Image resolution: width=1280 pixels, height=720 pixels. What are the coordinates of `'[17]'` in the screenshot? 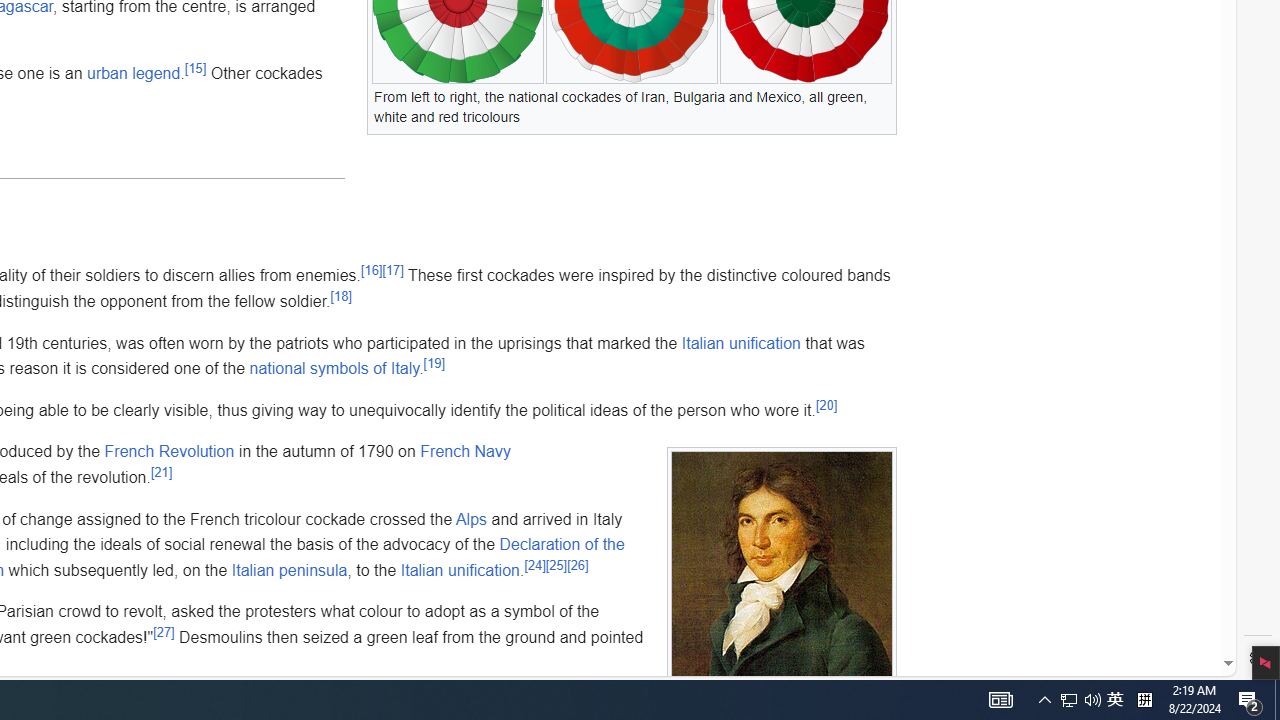 It's located at (392, 271).